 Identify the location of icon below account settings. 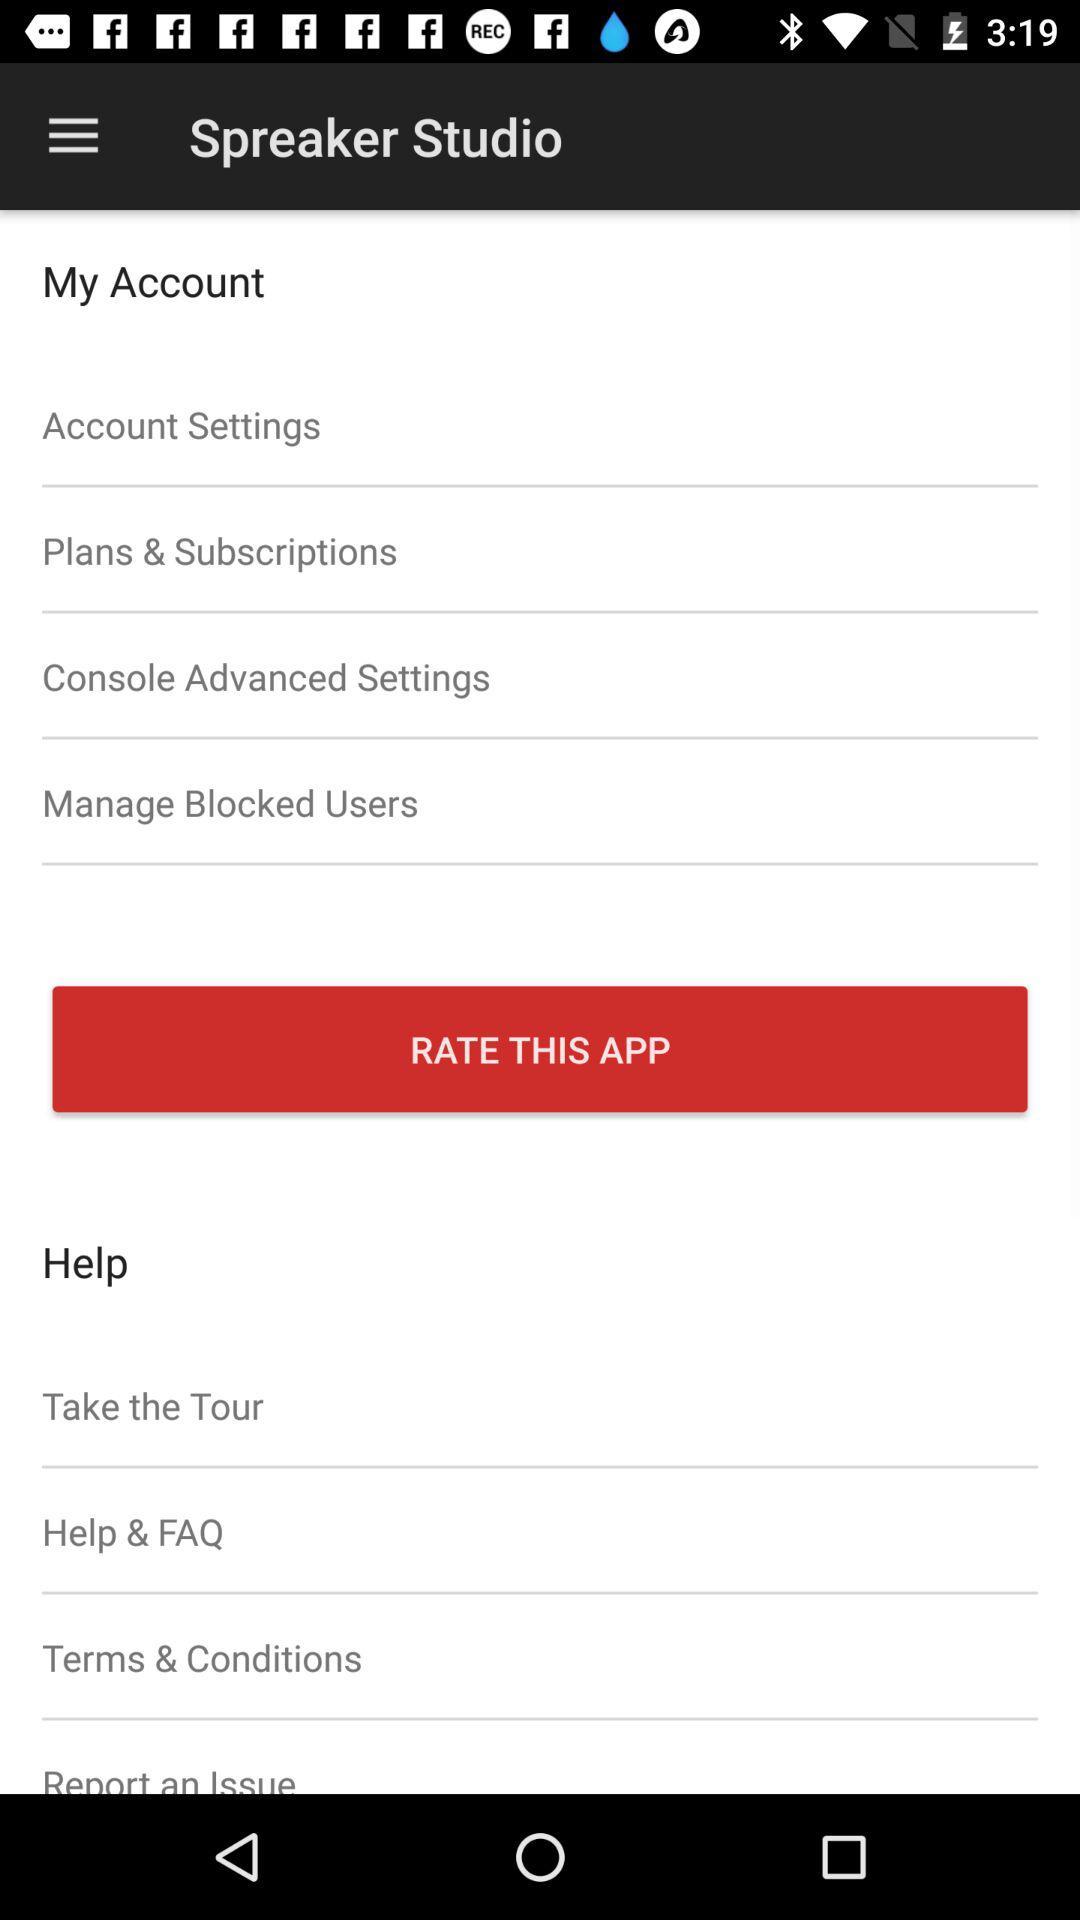
(540, 550).